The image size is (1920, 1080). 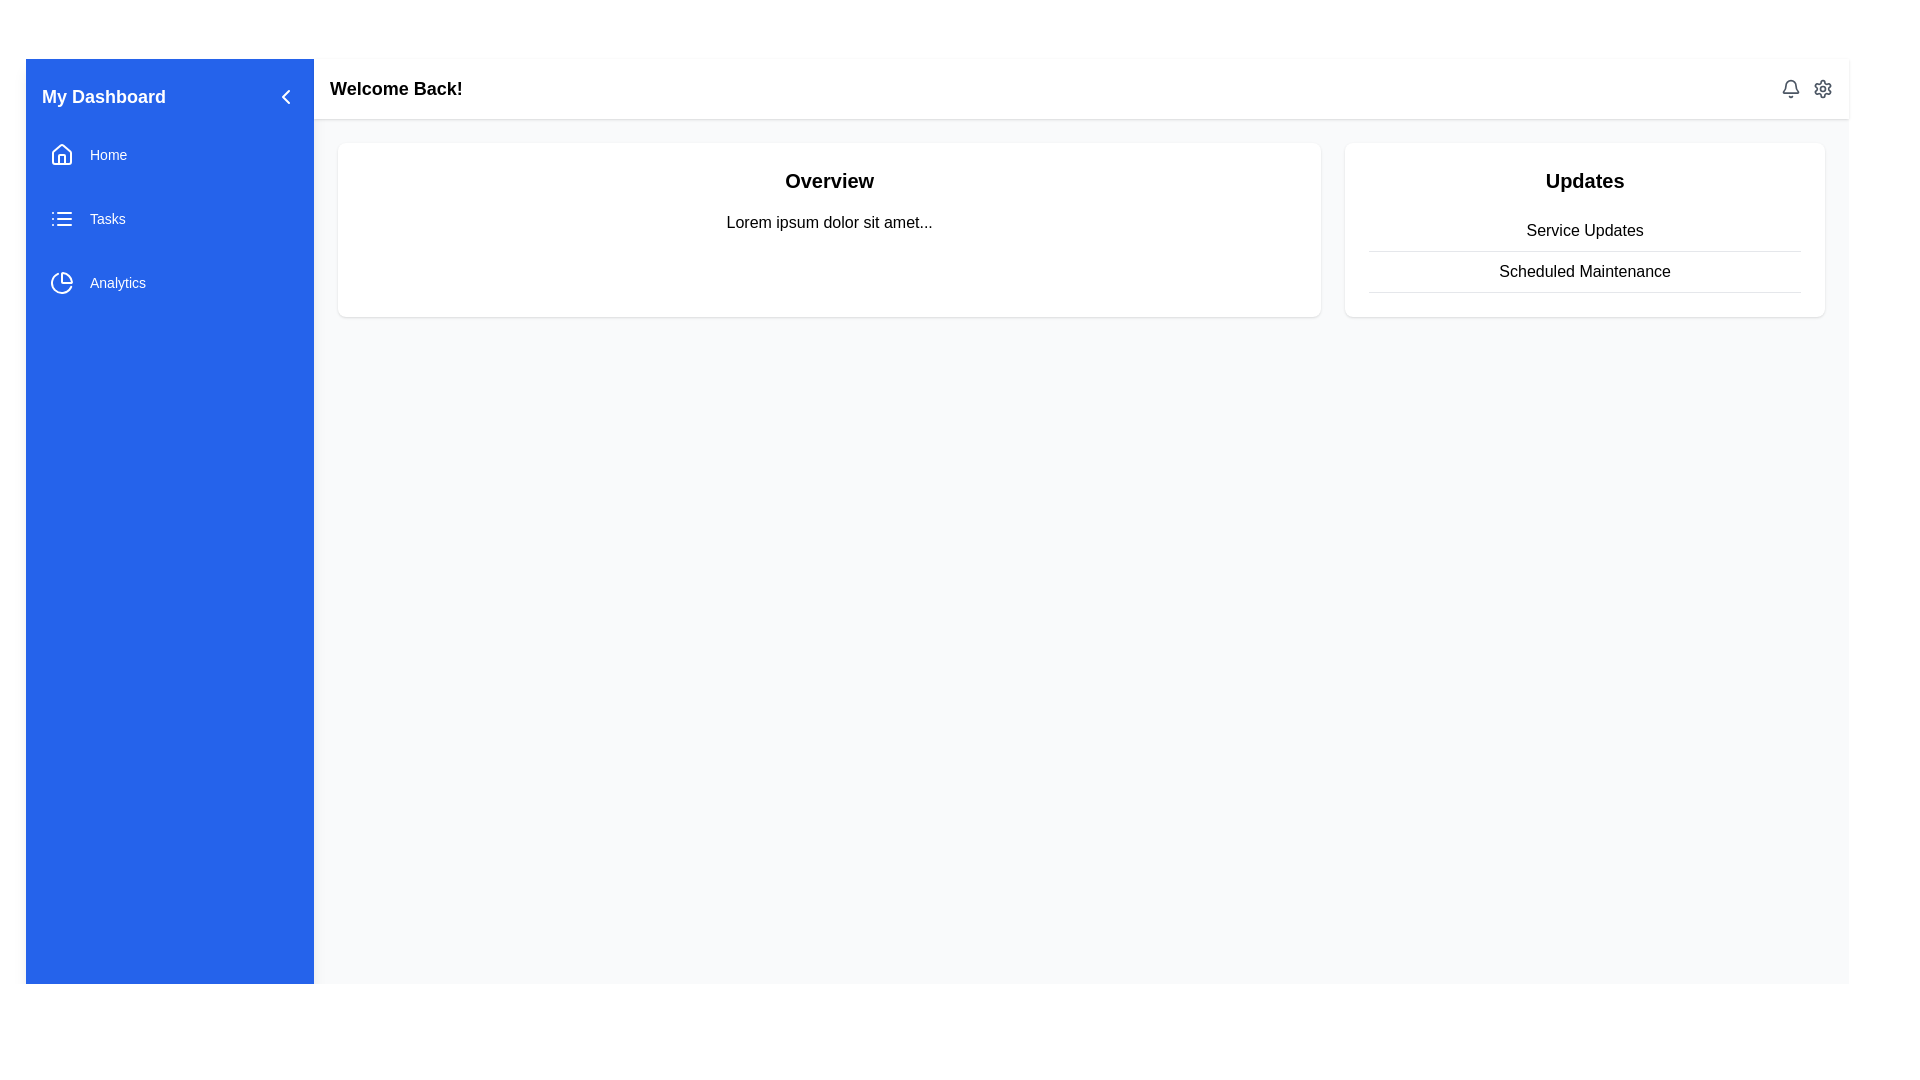 What do you see at coordinates (117, 282) in the screenshot?
I see `the 'Analytics' label in the vertical side navigation bar, which is located directly to the right of the pie chart icon and is the third label below 'Home' and 'Tasks'` at bounding box center [117, 282].